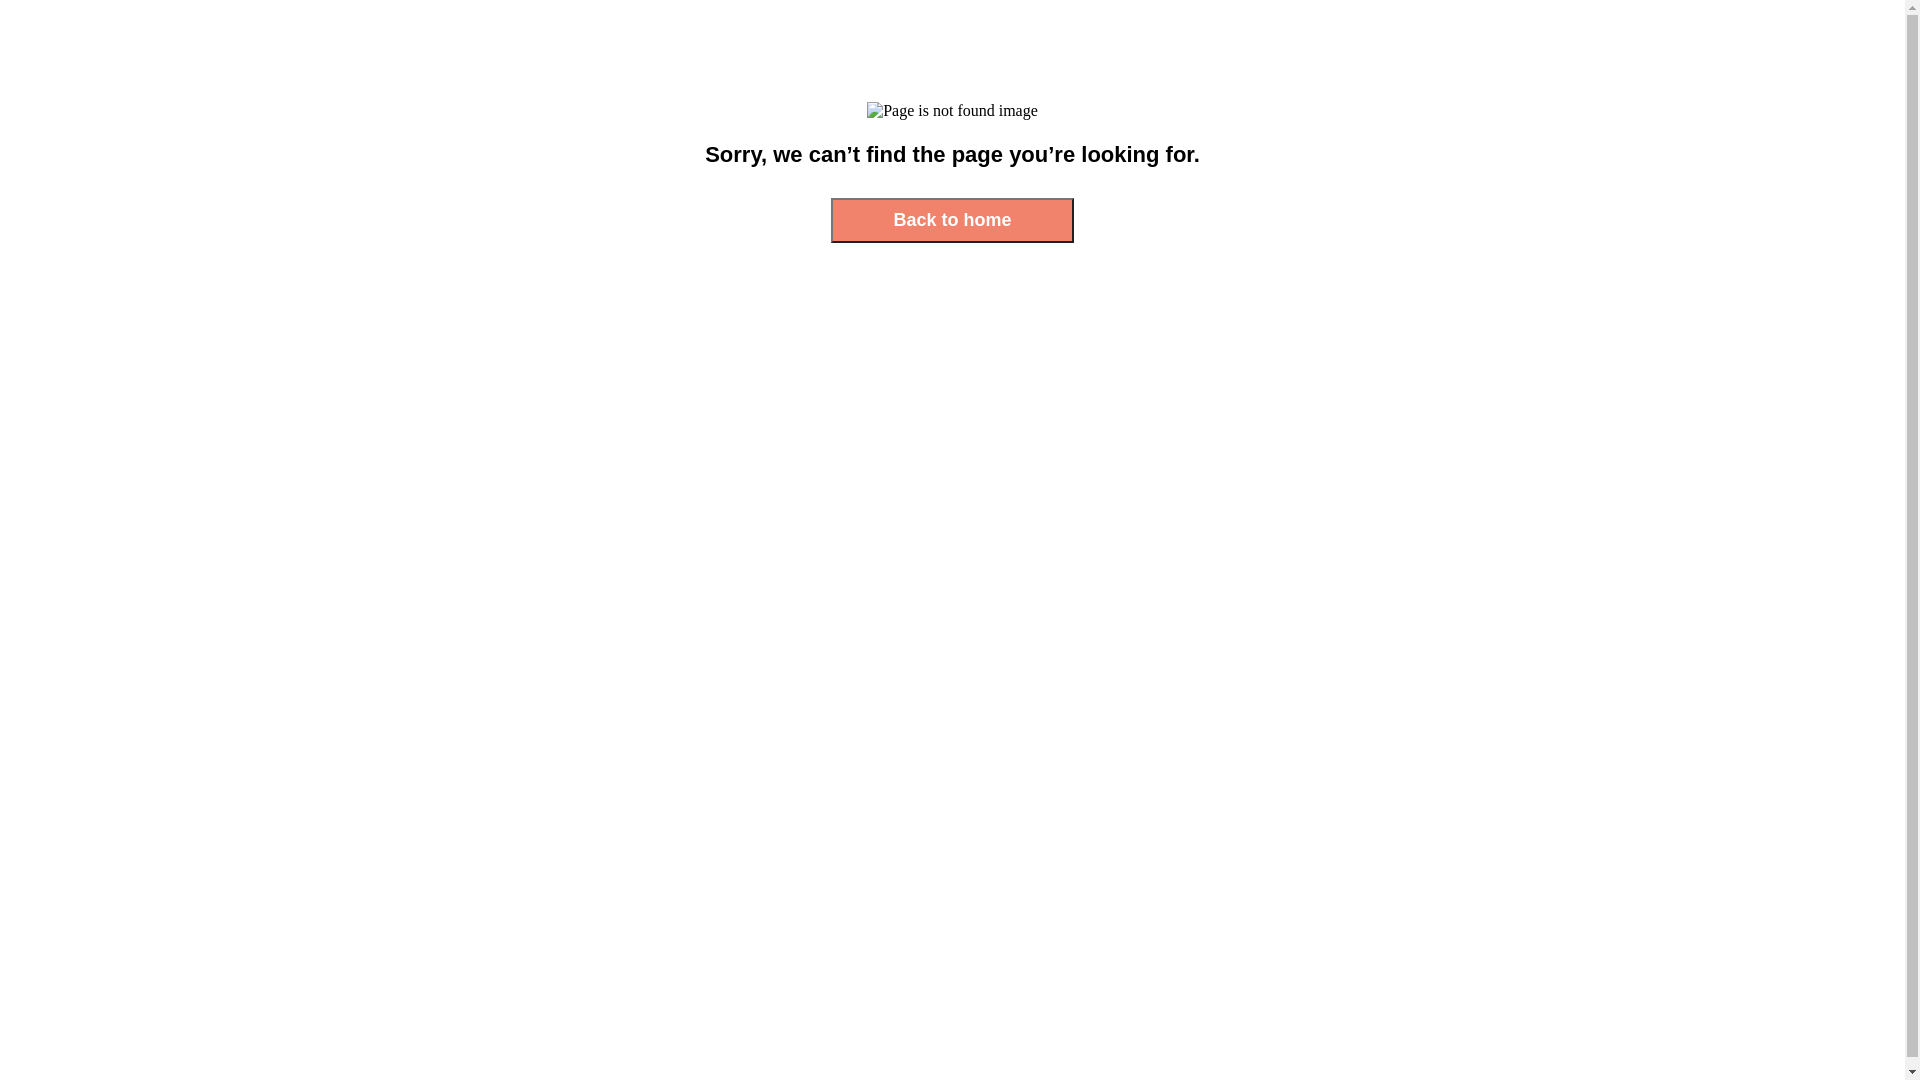  Describe the element at coordinates (830, 220) in the screenshot. I see `'Back to home'` at that location.